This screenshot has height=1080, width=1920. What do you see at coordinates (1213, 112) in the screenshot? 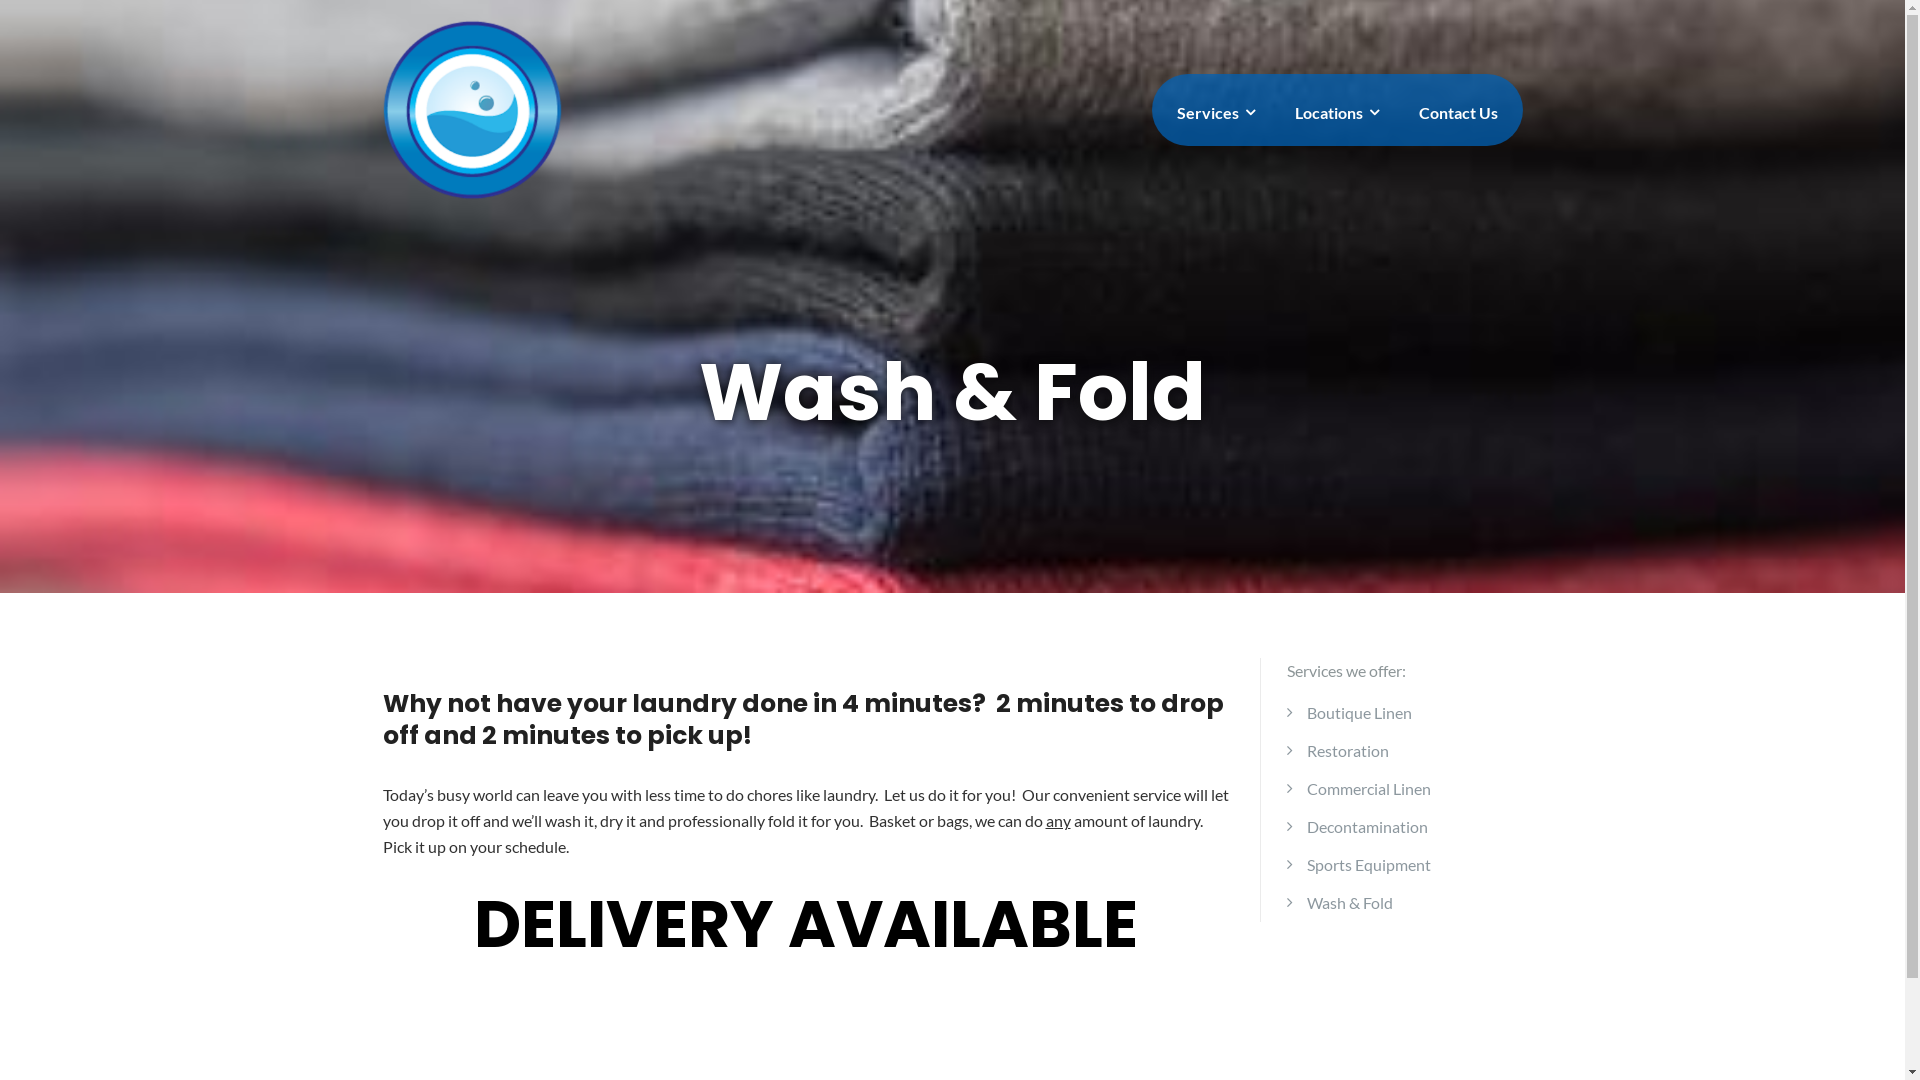
I see `'Services'` at bounding box center [1213, 112].